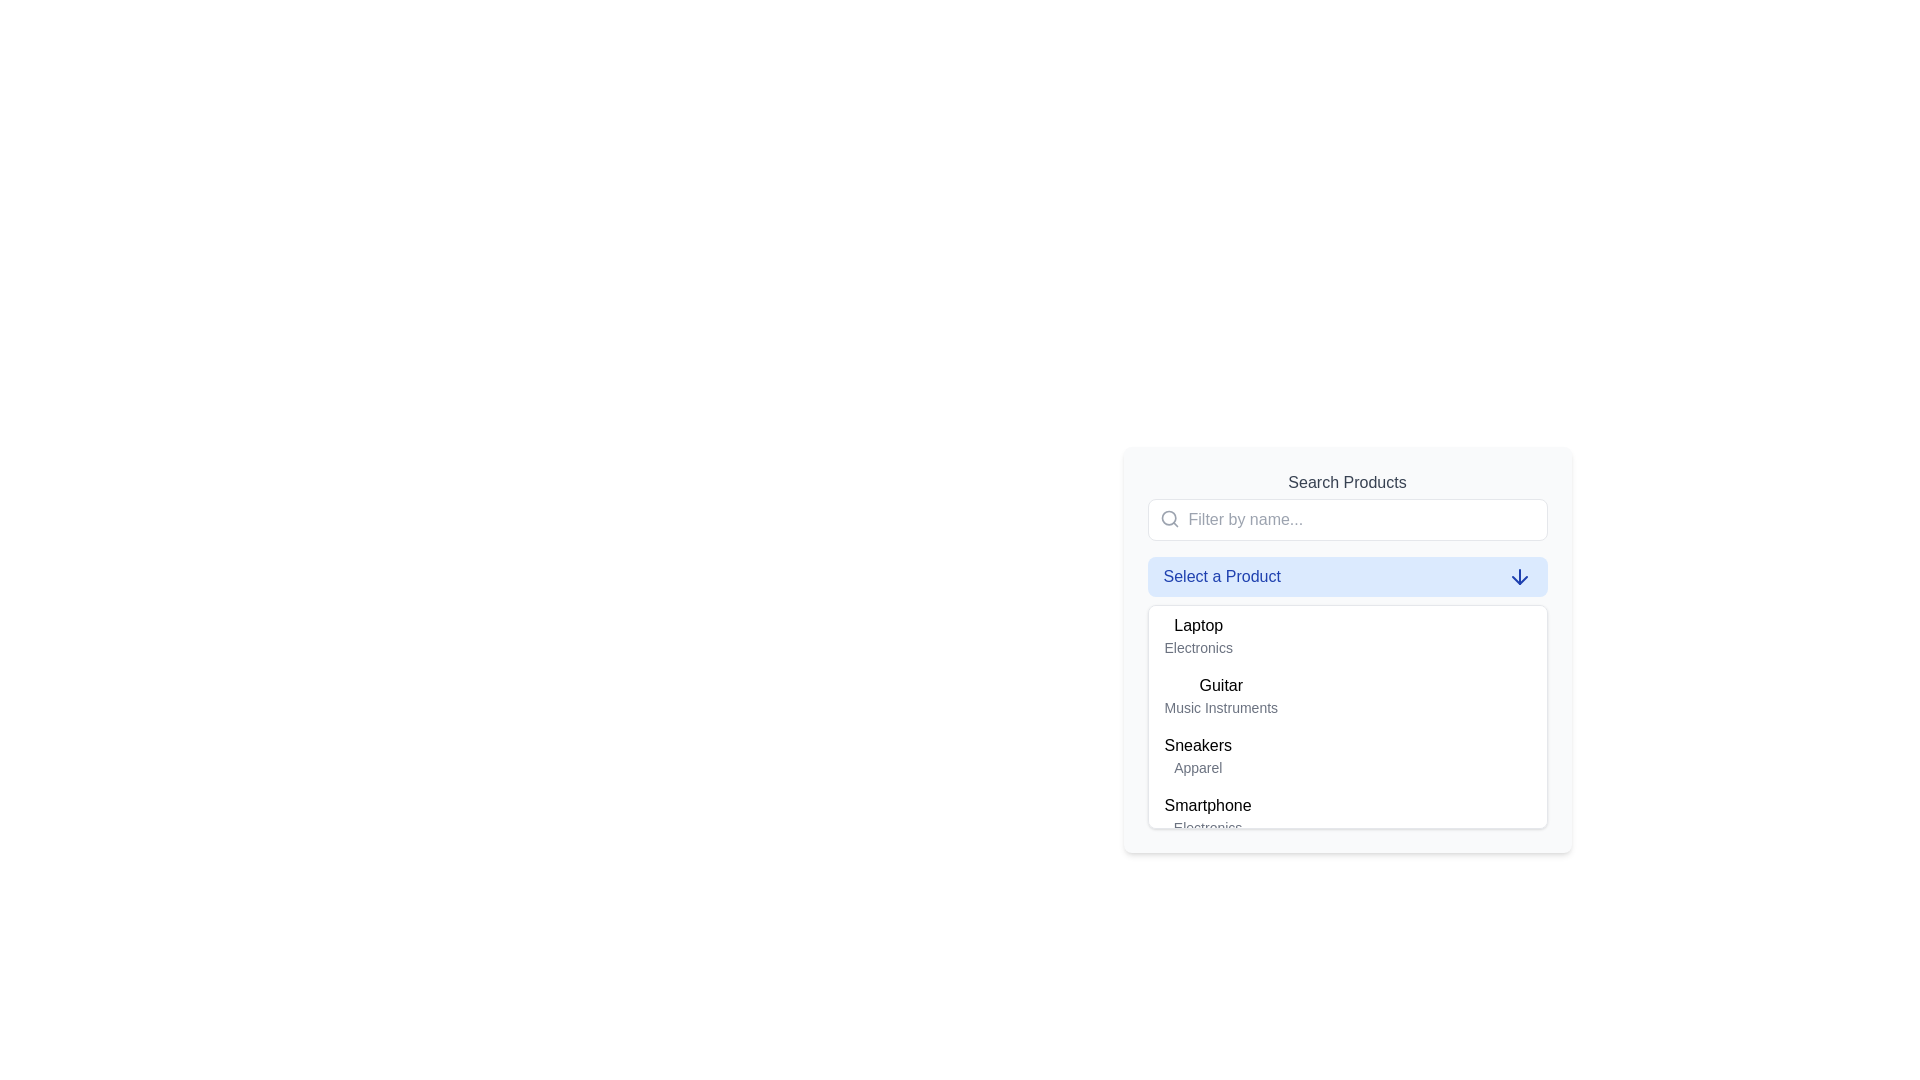  What do you see at coordinates (1198, 648) in the screenshot?
I see `the 'Electronics' text label, which is styled in a small gray font and located below 'Laptop' in the dropdown menu under 'Select a Product'` at bounding box center [1198, 648].